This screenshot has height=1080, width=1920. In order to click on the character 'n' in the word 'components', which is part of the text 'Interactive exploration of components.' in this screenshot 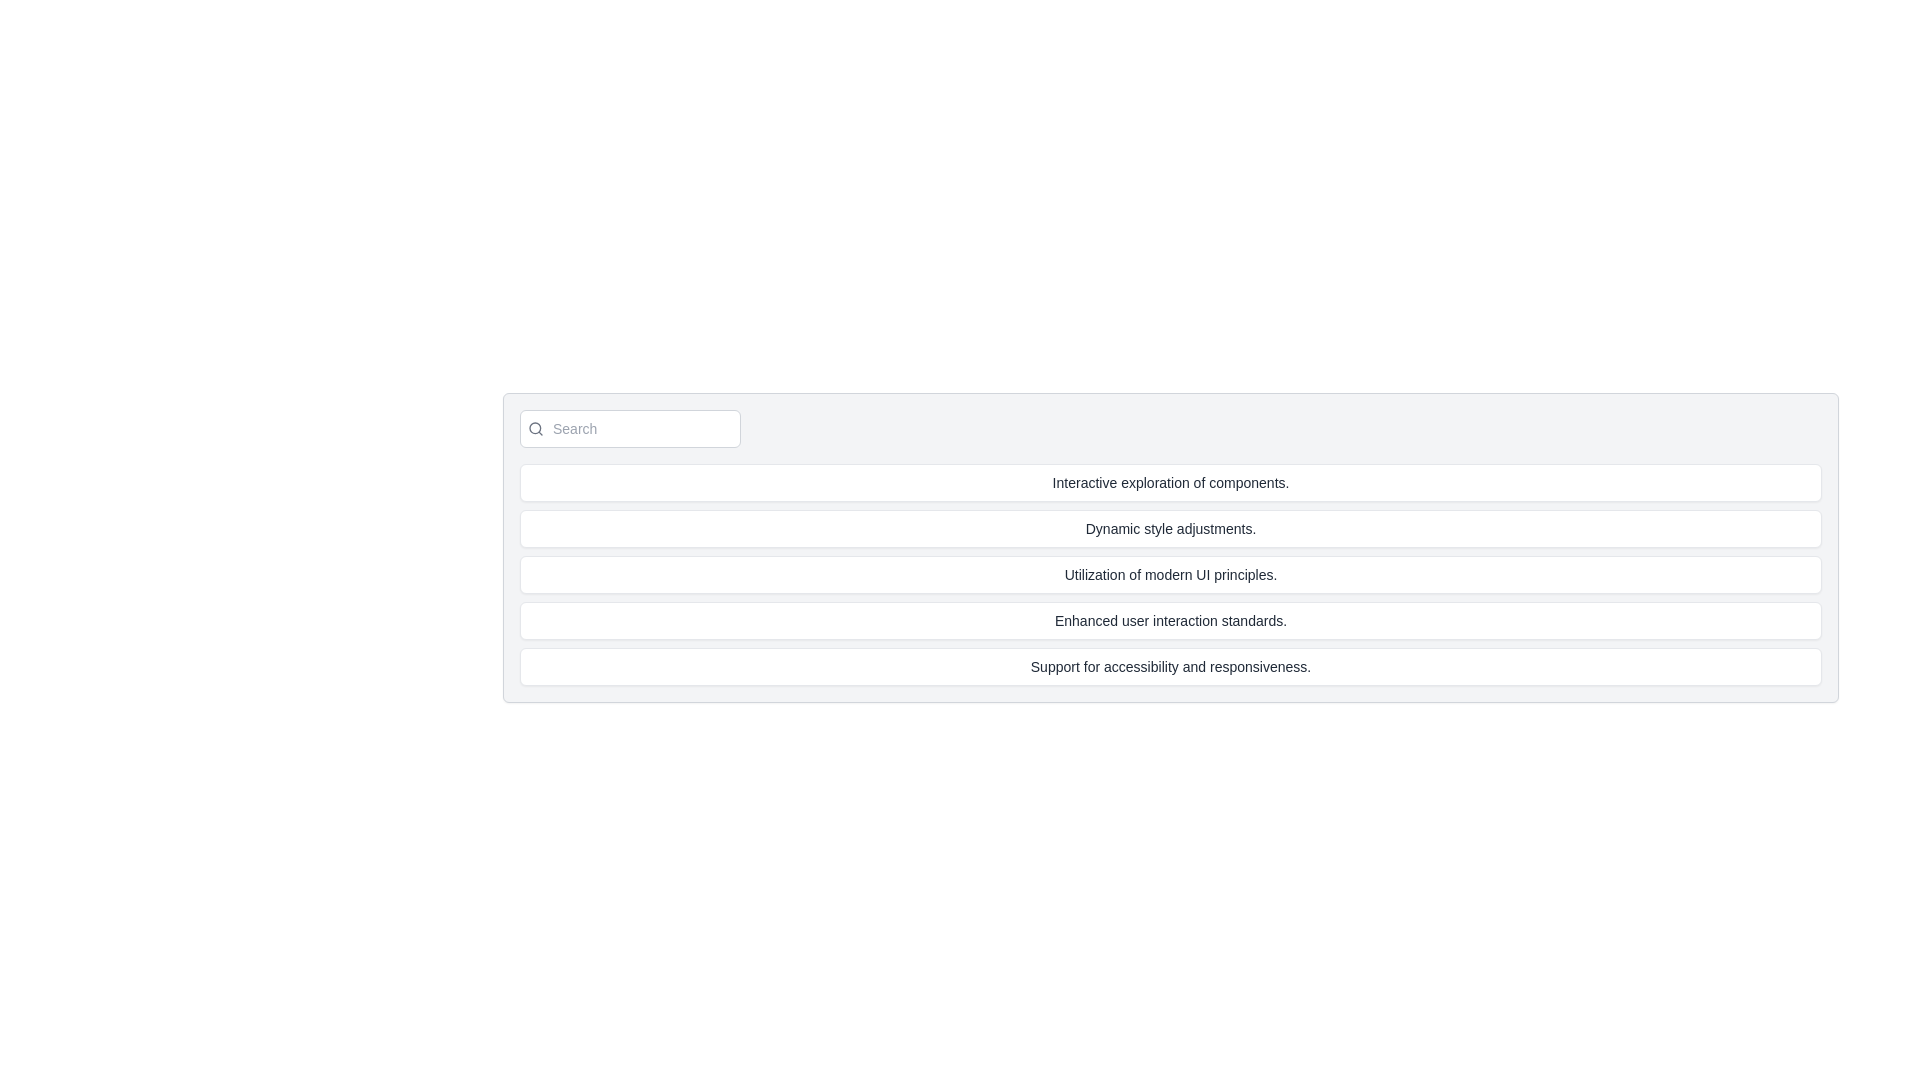, I will do `click(1269, 482)`.